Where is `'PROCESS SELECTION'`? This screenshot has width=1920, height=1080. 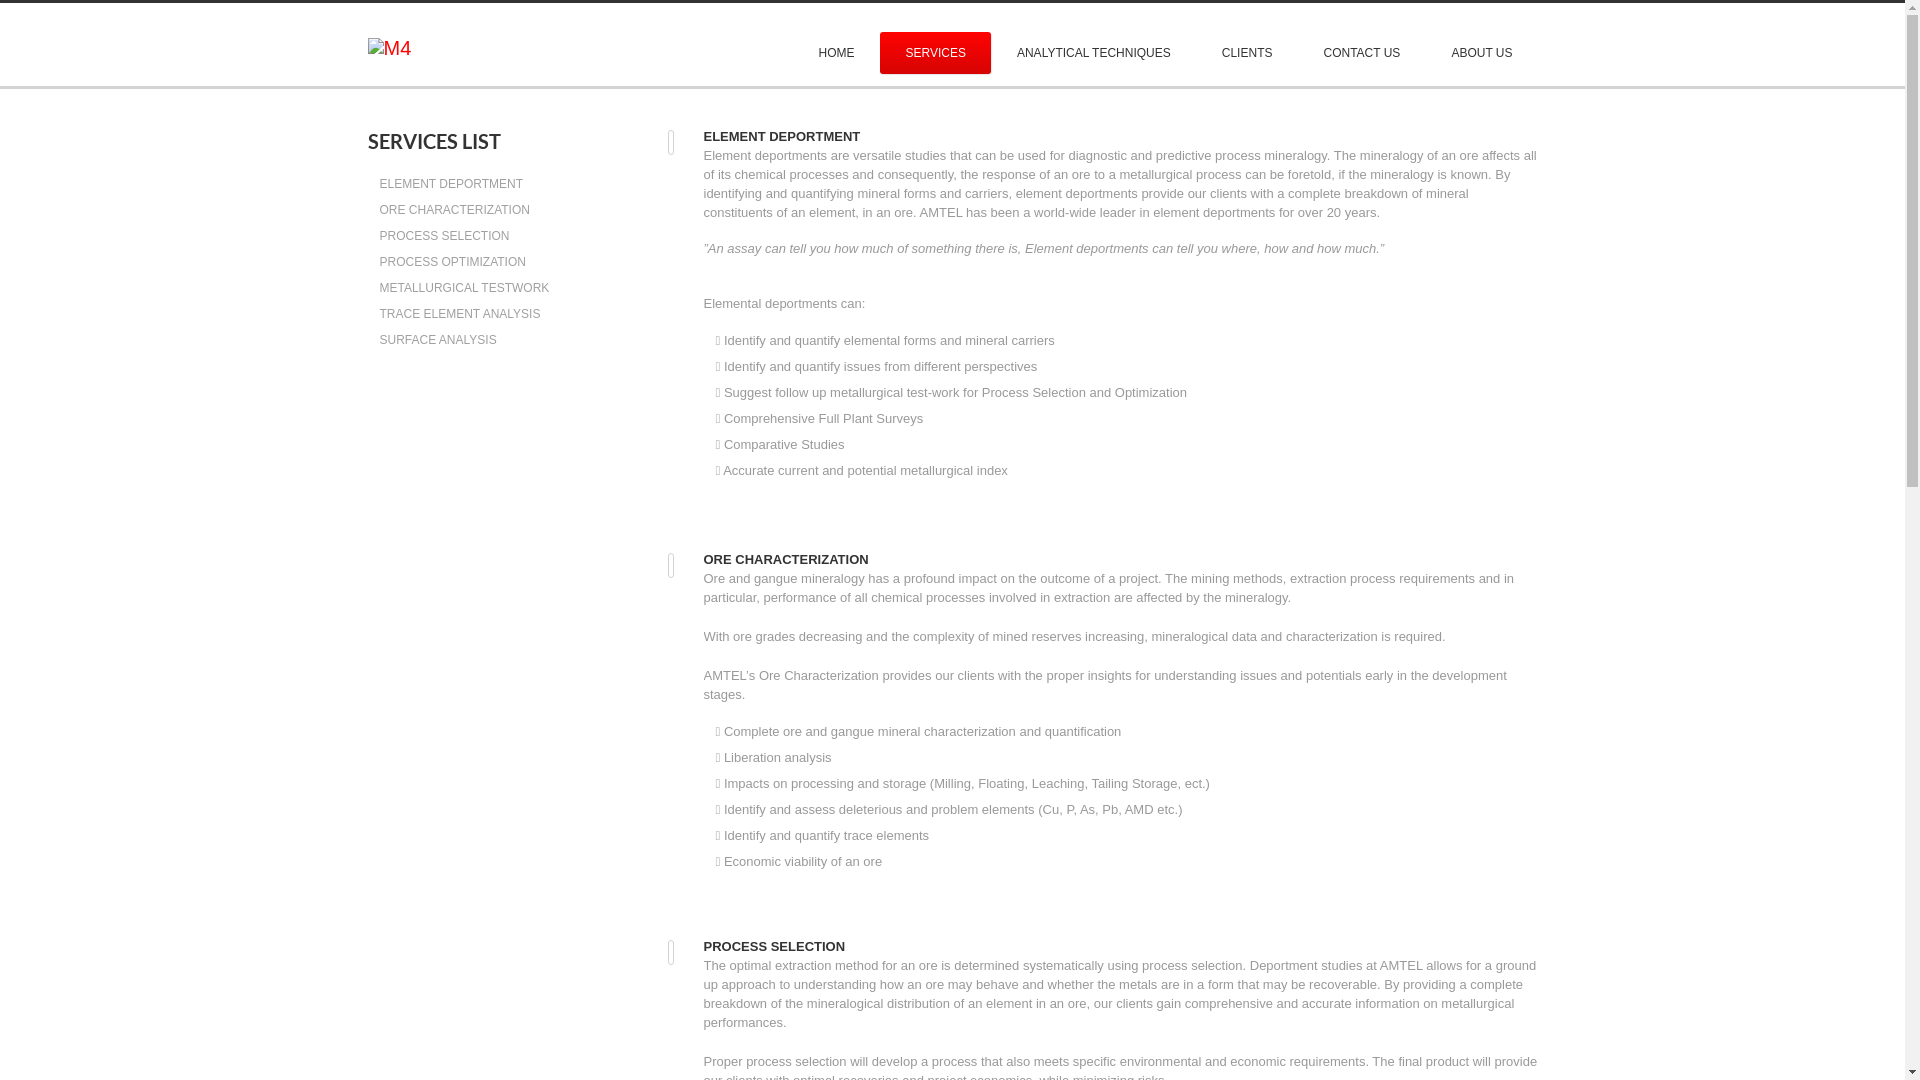 'PROCESS SELECTION' is located at coordinates (379, 234).